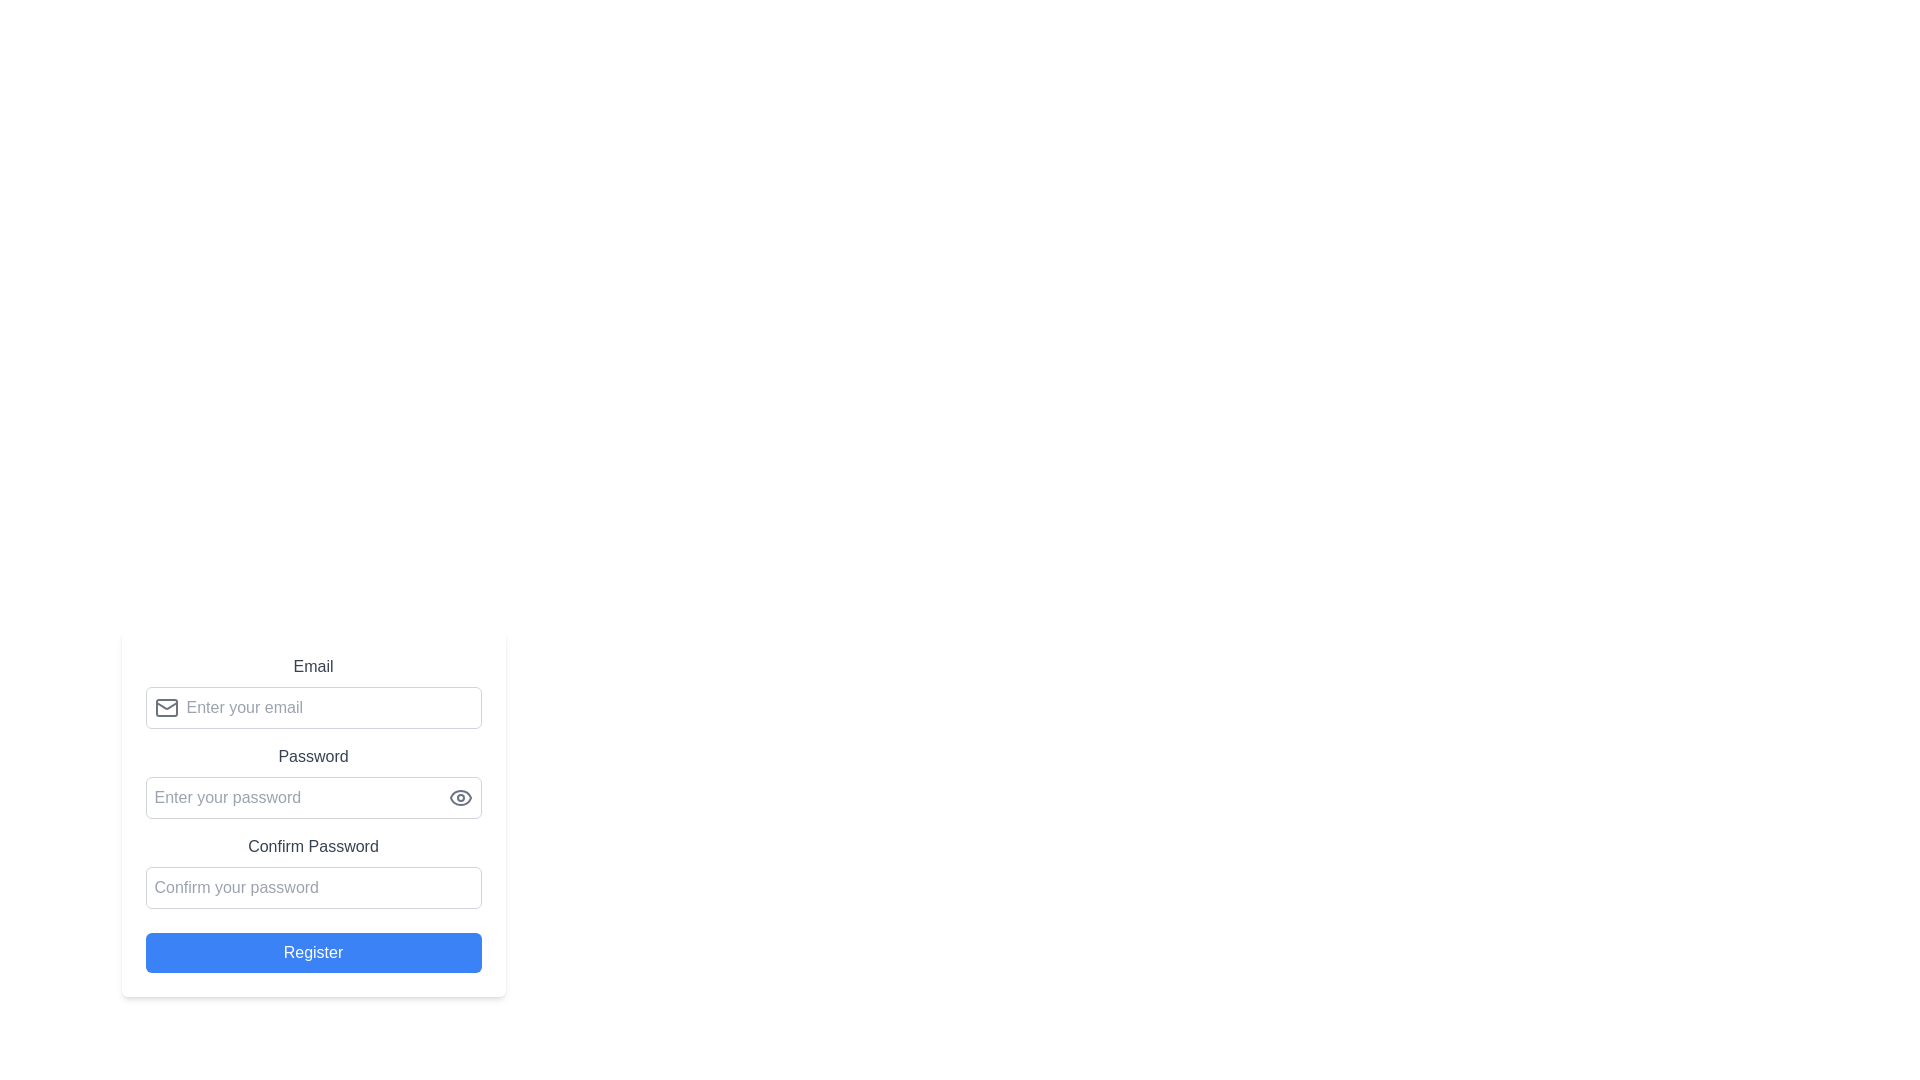 The height and width of the screenshot is (1080, 1920). I want to click on the Password Input Field to focus on it for entering a password, so click(296, 797).